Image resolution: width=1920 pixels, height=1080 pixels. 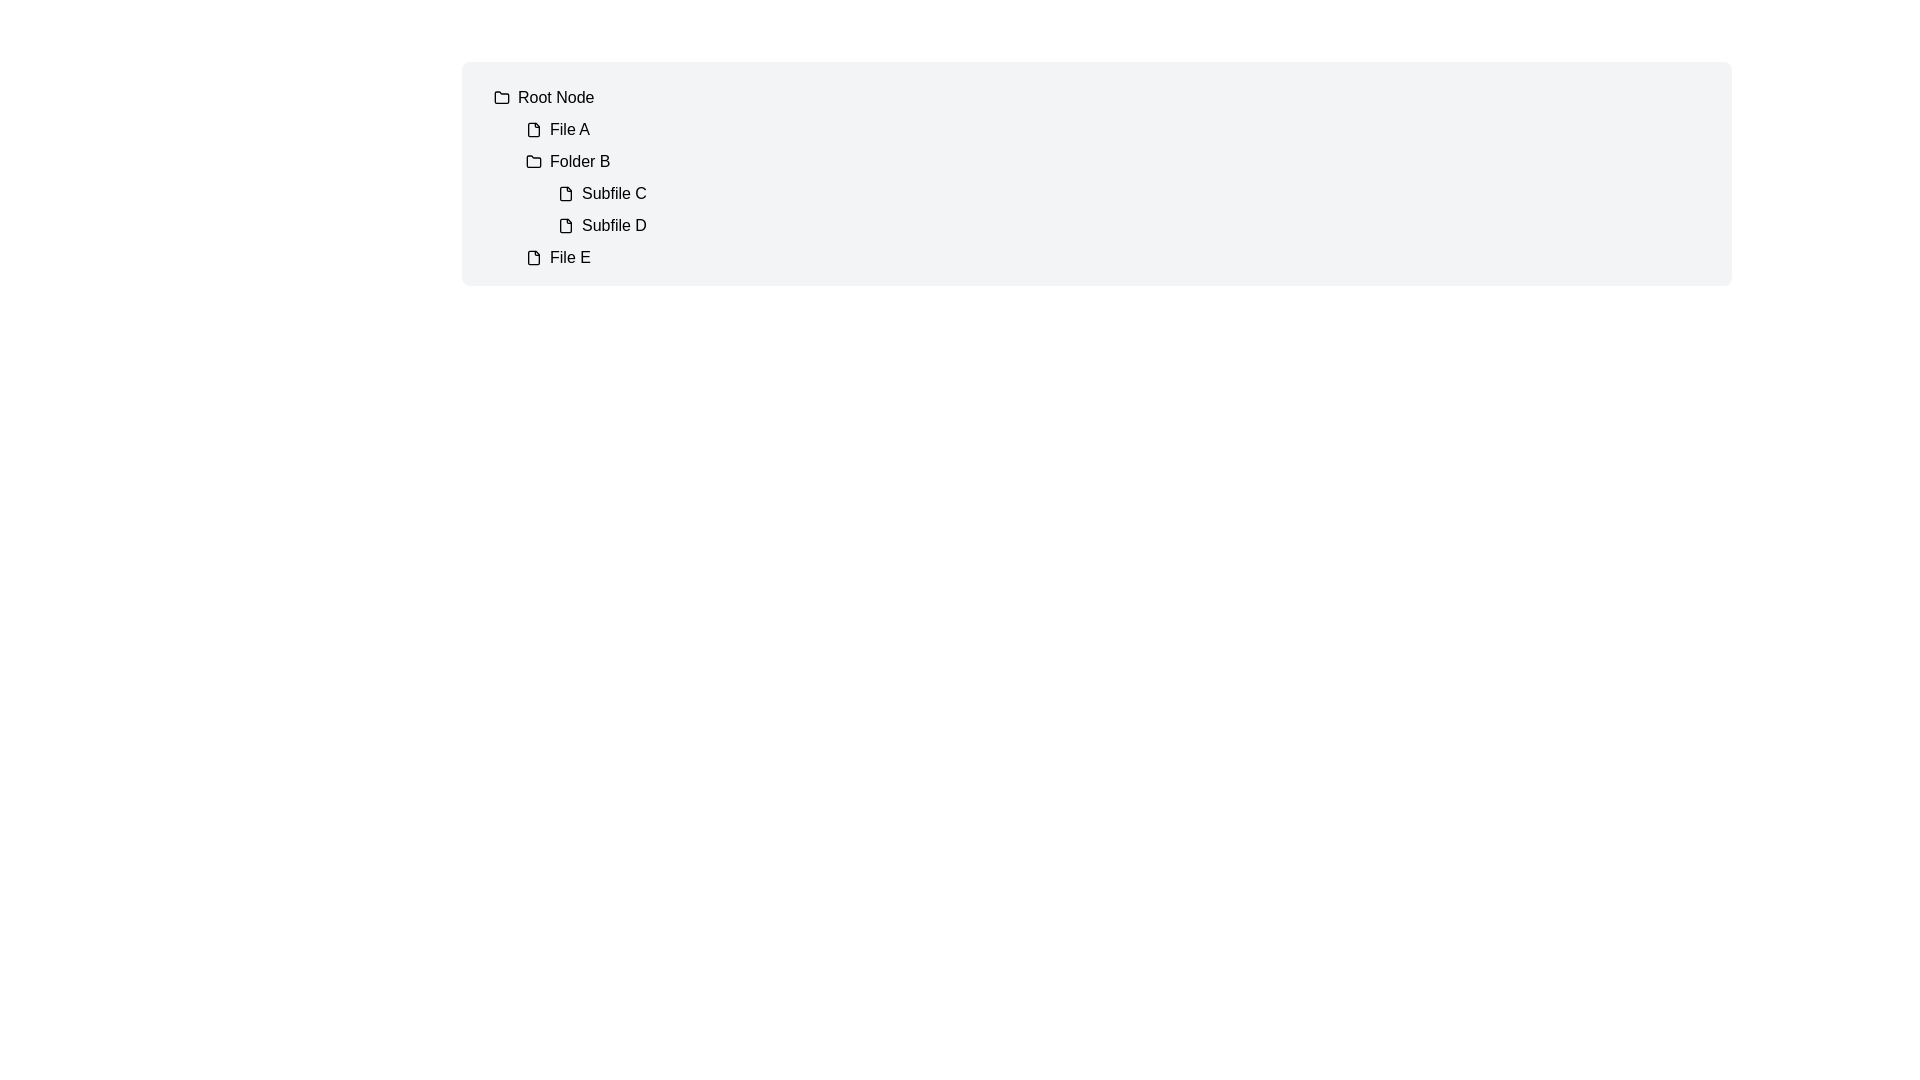 What do you see at coordinates (533, 130) in the screenshot?
I see `the main body part of the file icon representing 'File A' in the tree view interface` at bounding box center [533, 130].